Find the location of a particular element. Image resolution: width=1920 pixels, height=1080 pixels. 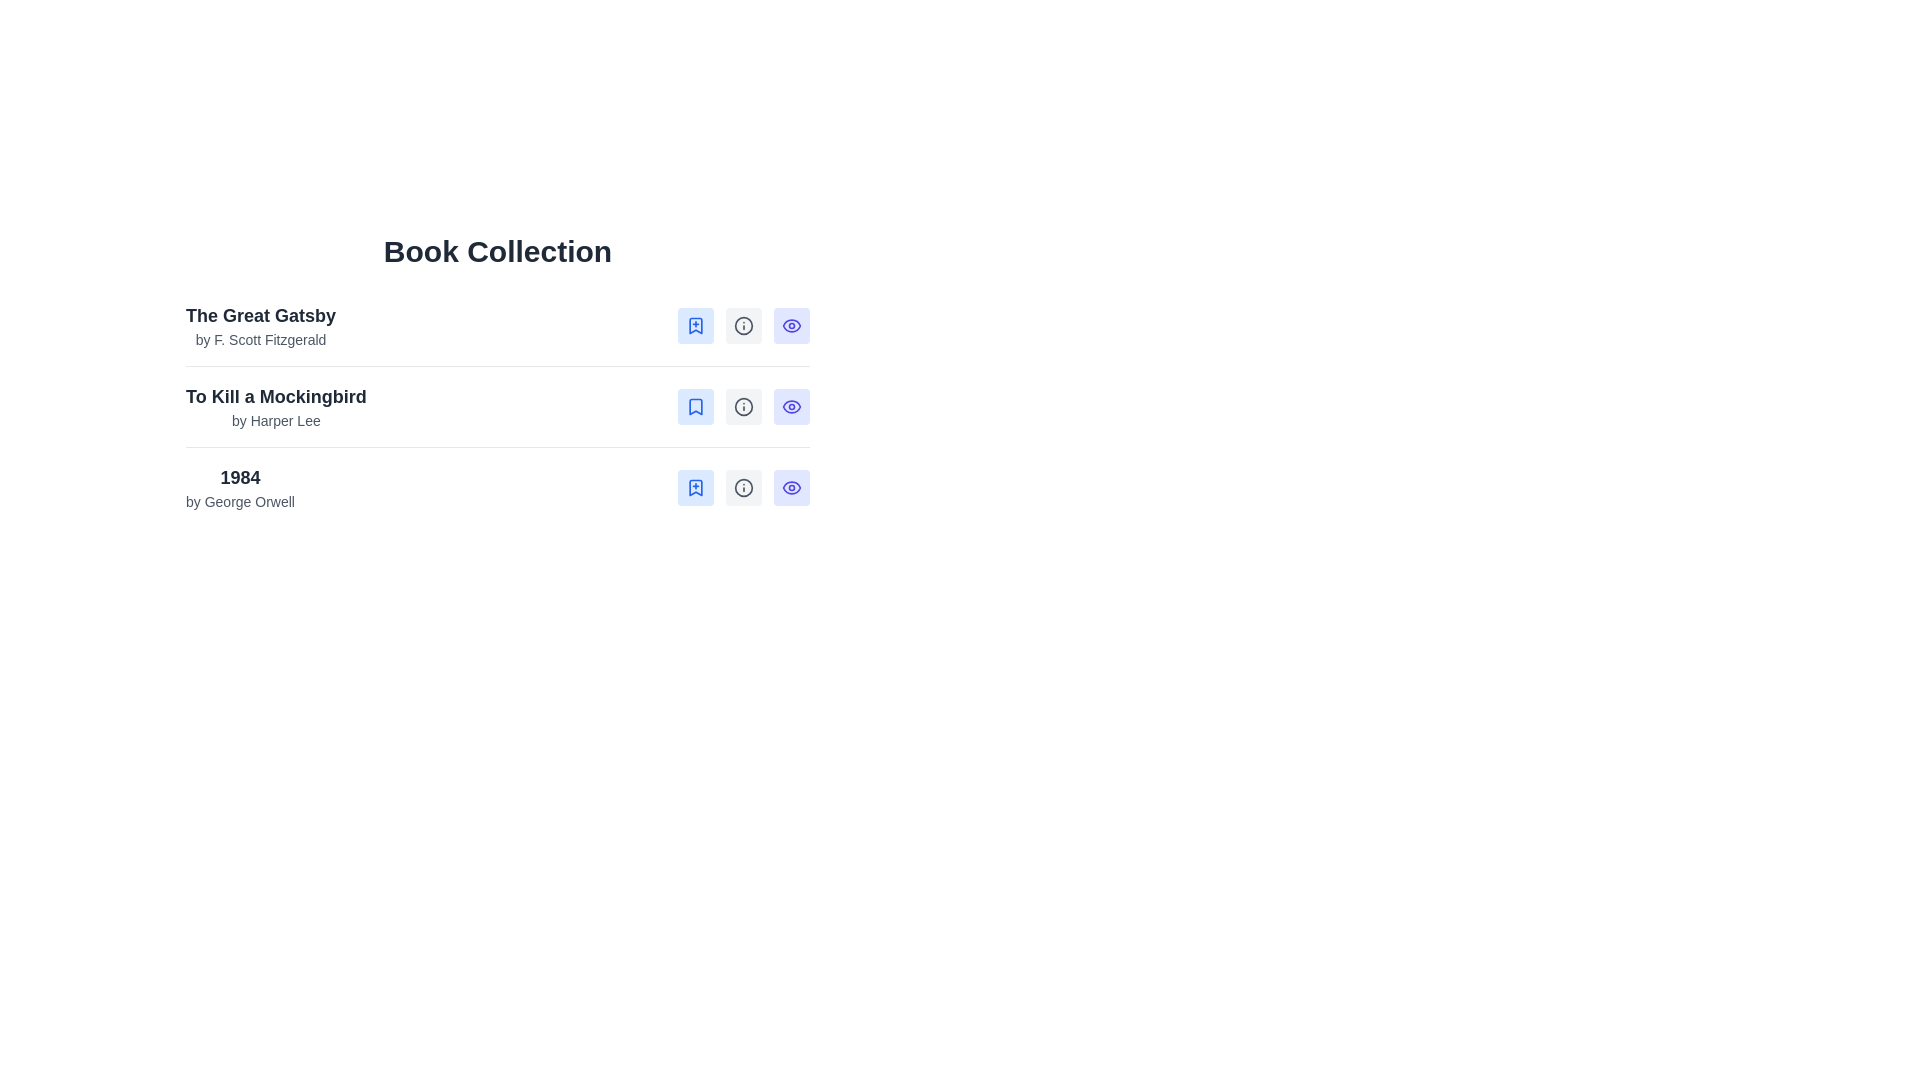

the 'View Summary' button, which is a small square button with a rounded appearance, featuring an eye icon and a light-indigo background located at the rightmost position in the row of buttons for the book '1984' is located at coordinates (791, 488).